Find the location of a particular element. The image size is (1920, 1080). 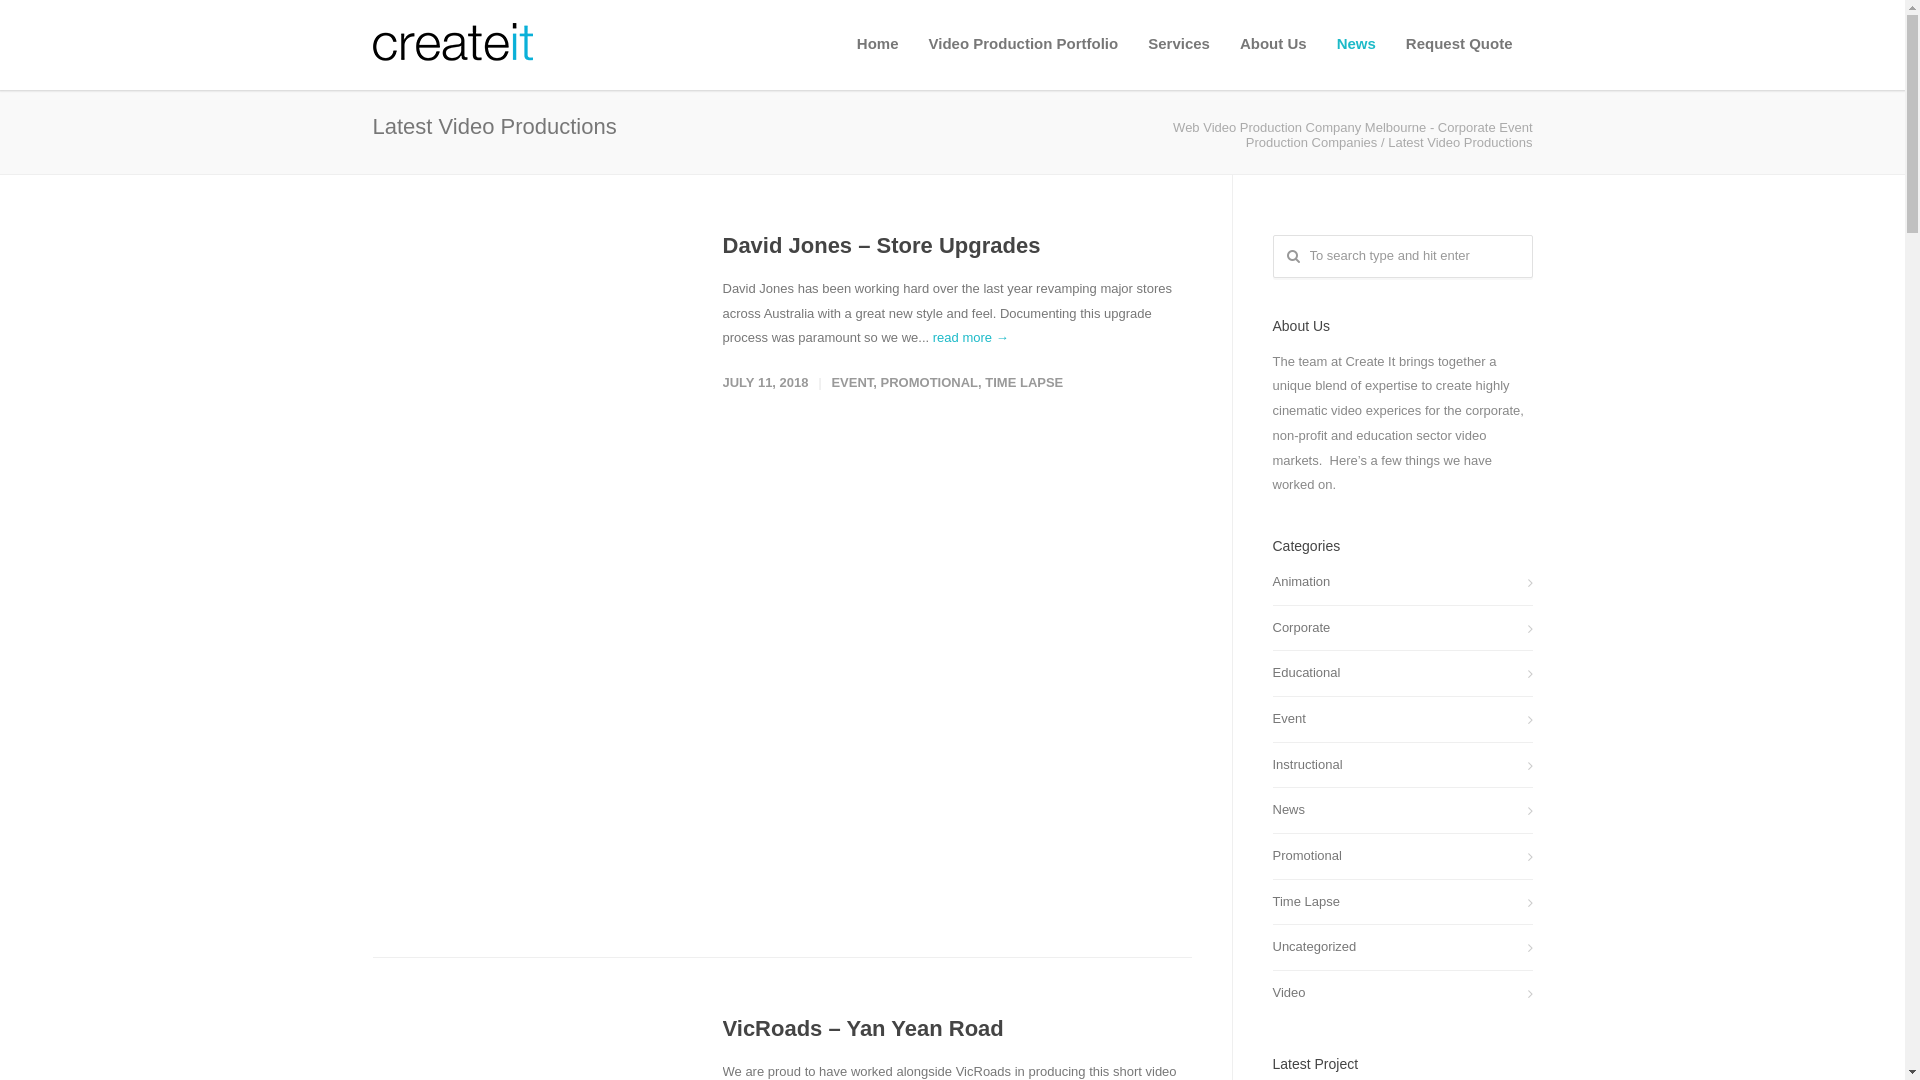

'Animation' is located at coordinates (1400, 582).